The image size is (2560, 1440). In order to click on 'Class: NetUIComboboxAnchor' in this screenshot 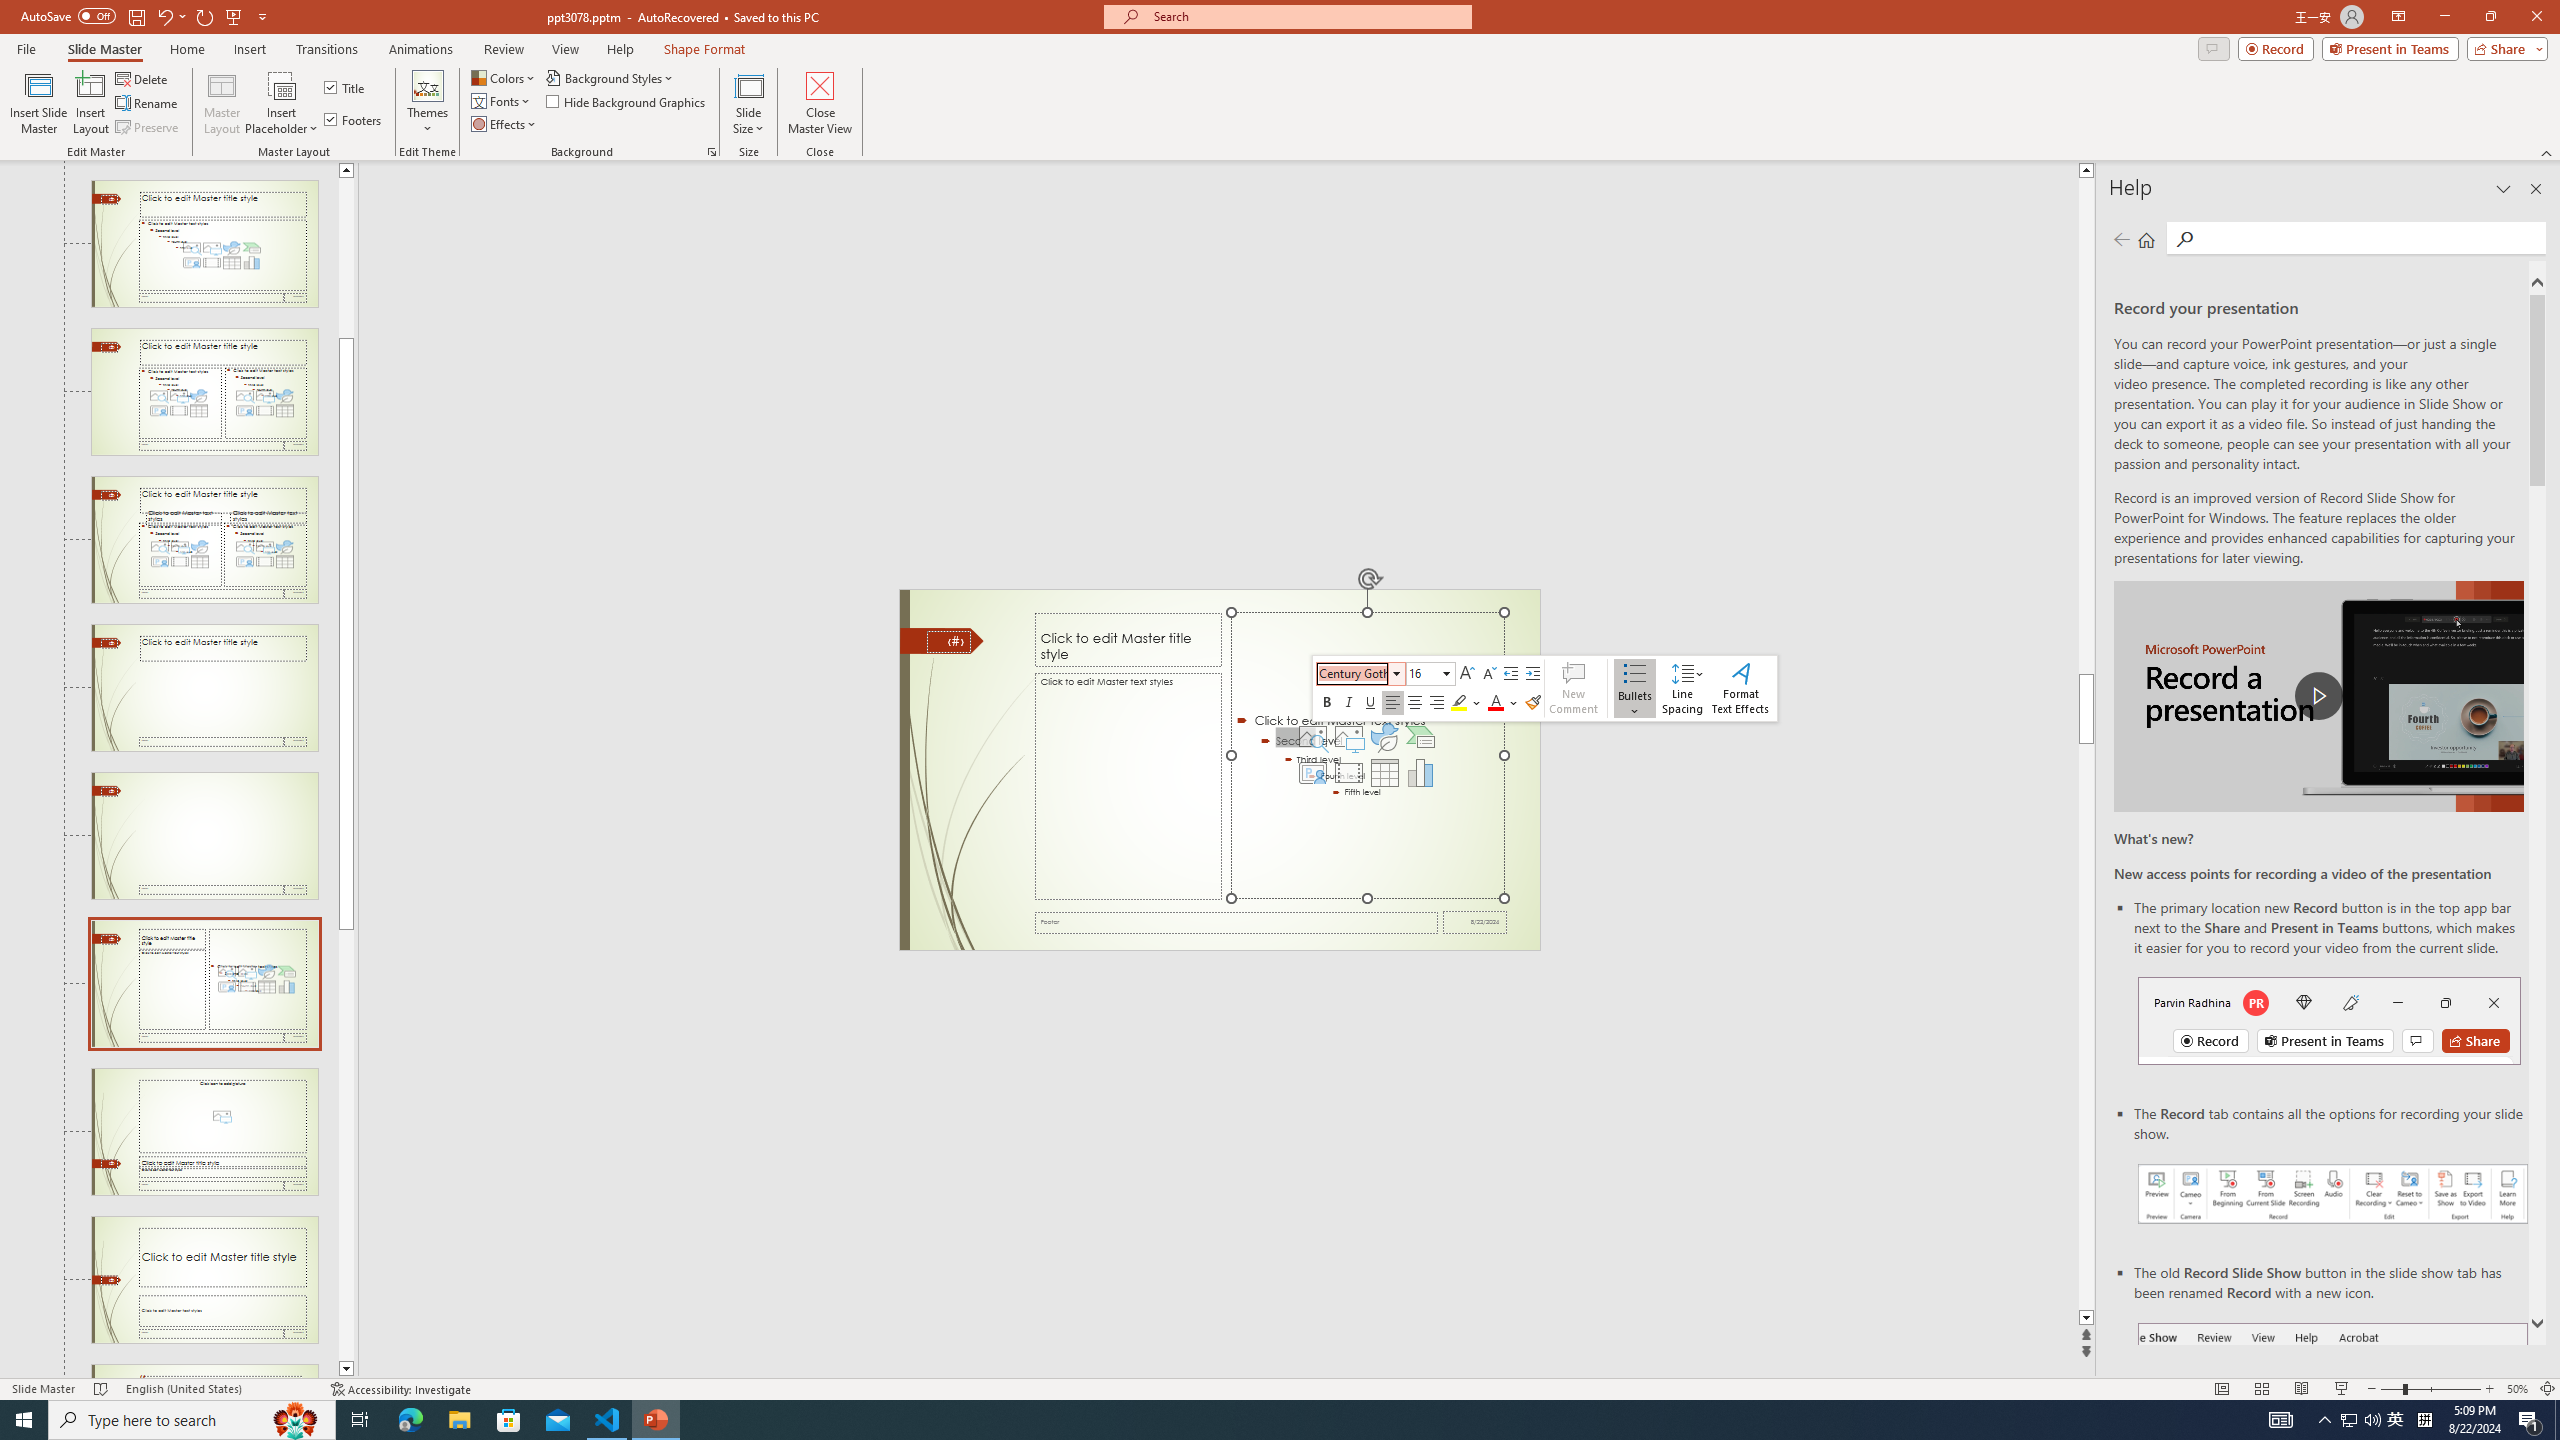, I will do `click(1430, 673)`.